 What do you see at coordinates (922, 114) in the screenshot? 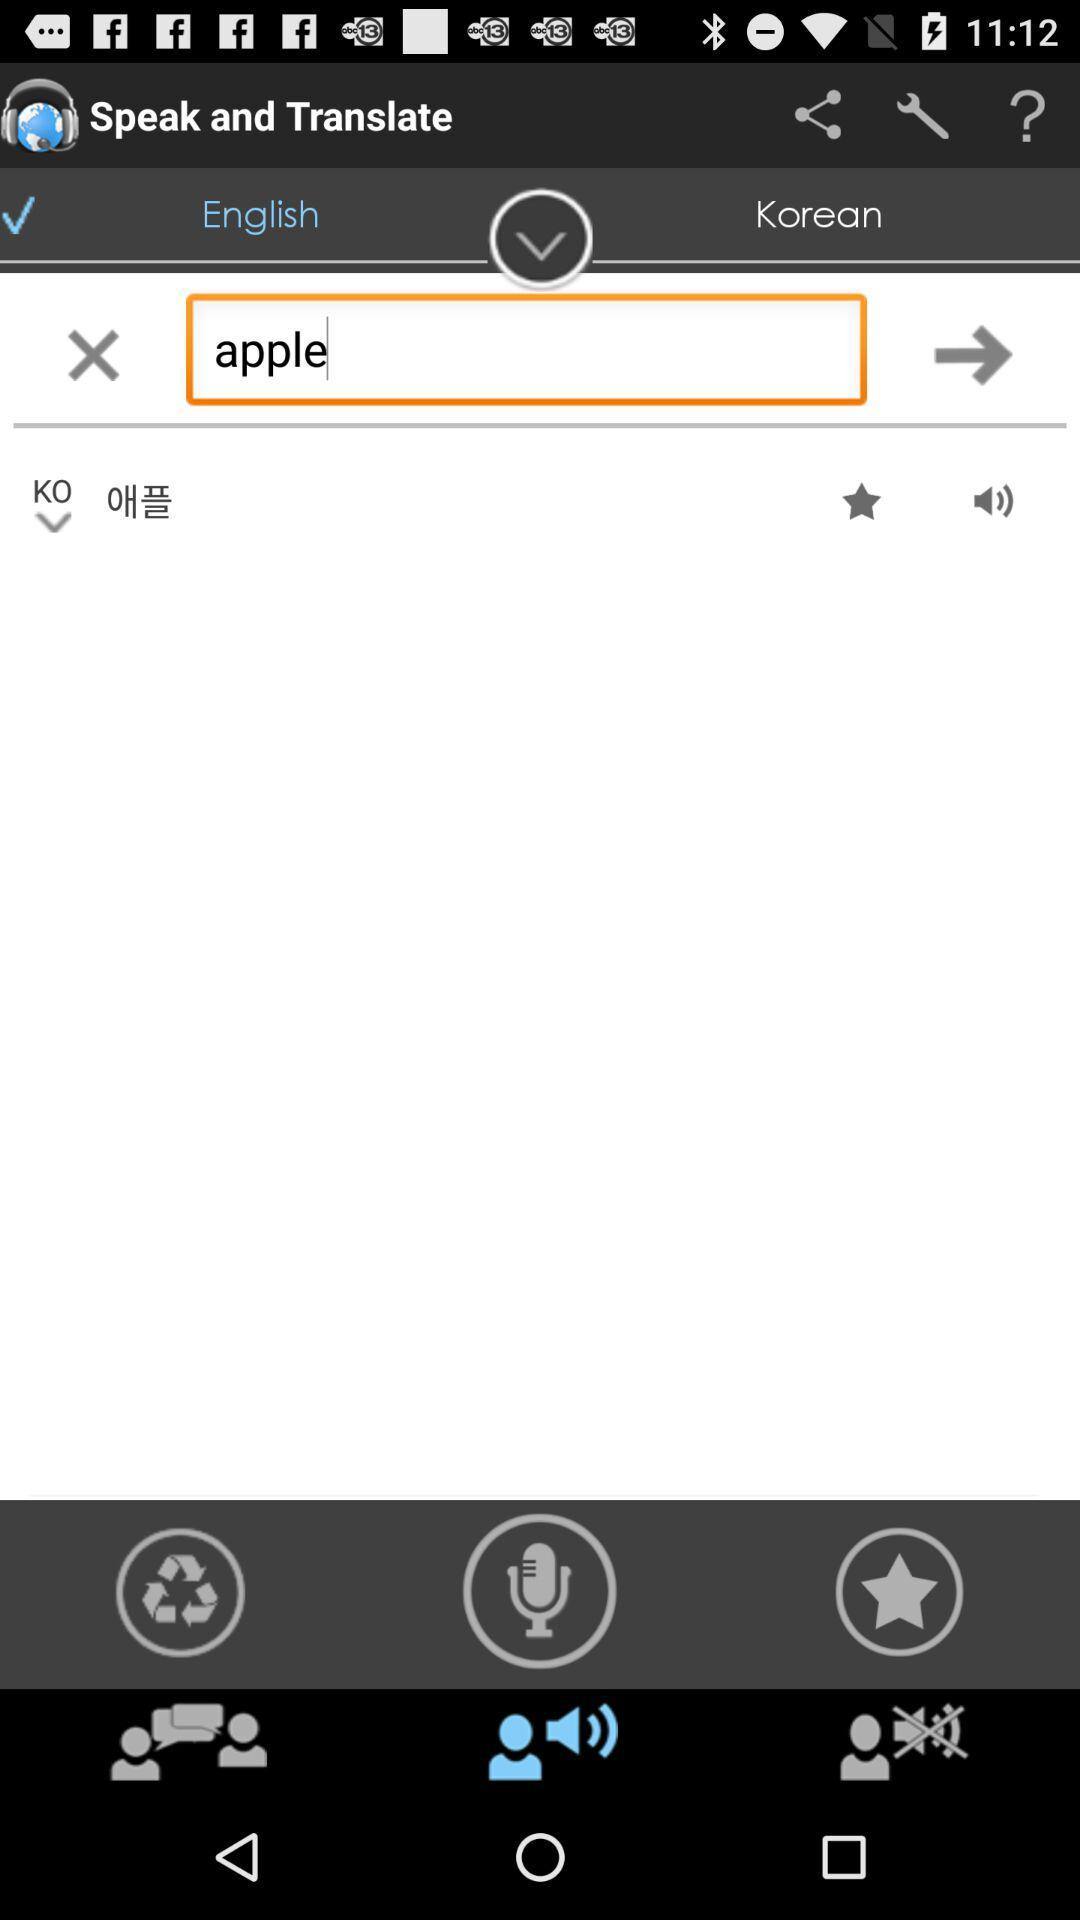
I see `settings` at bounding box center [922, 114].